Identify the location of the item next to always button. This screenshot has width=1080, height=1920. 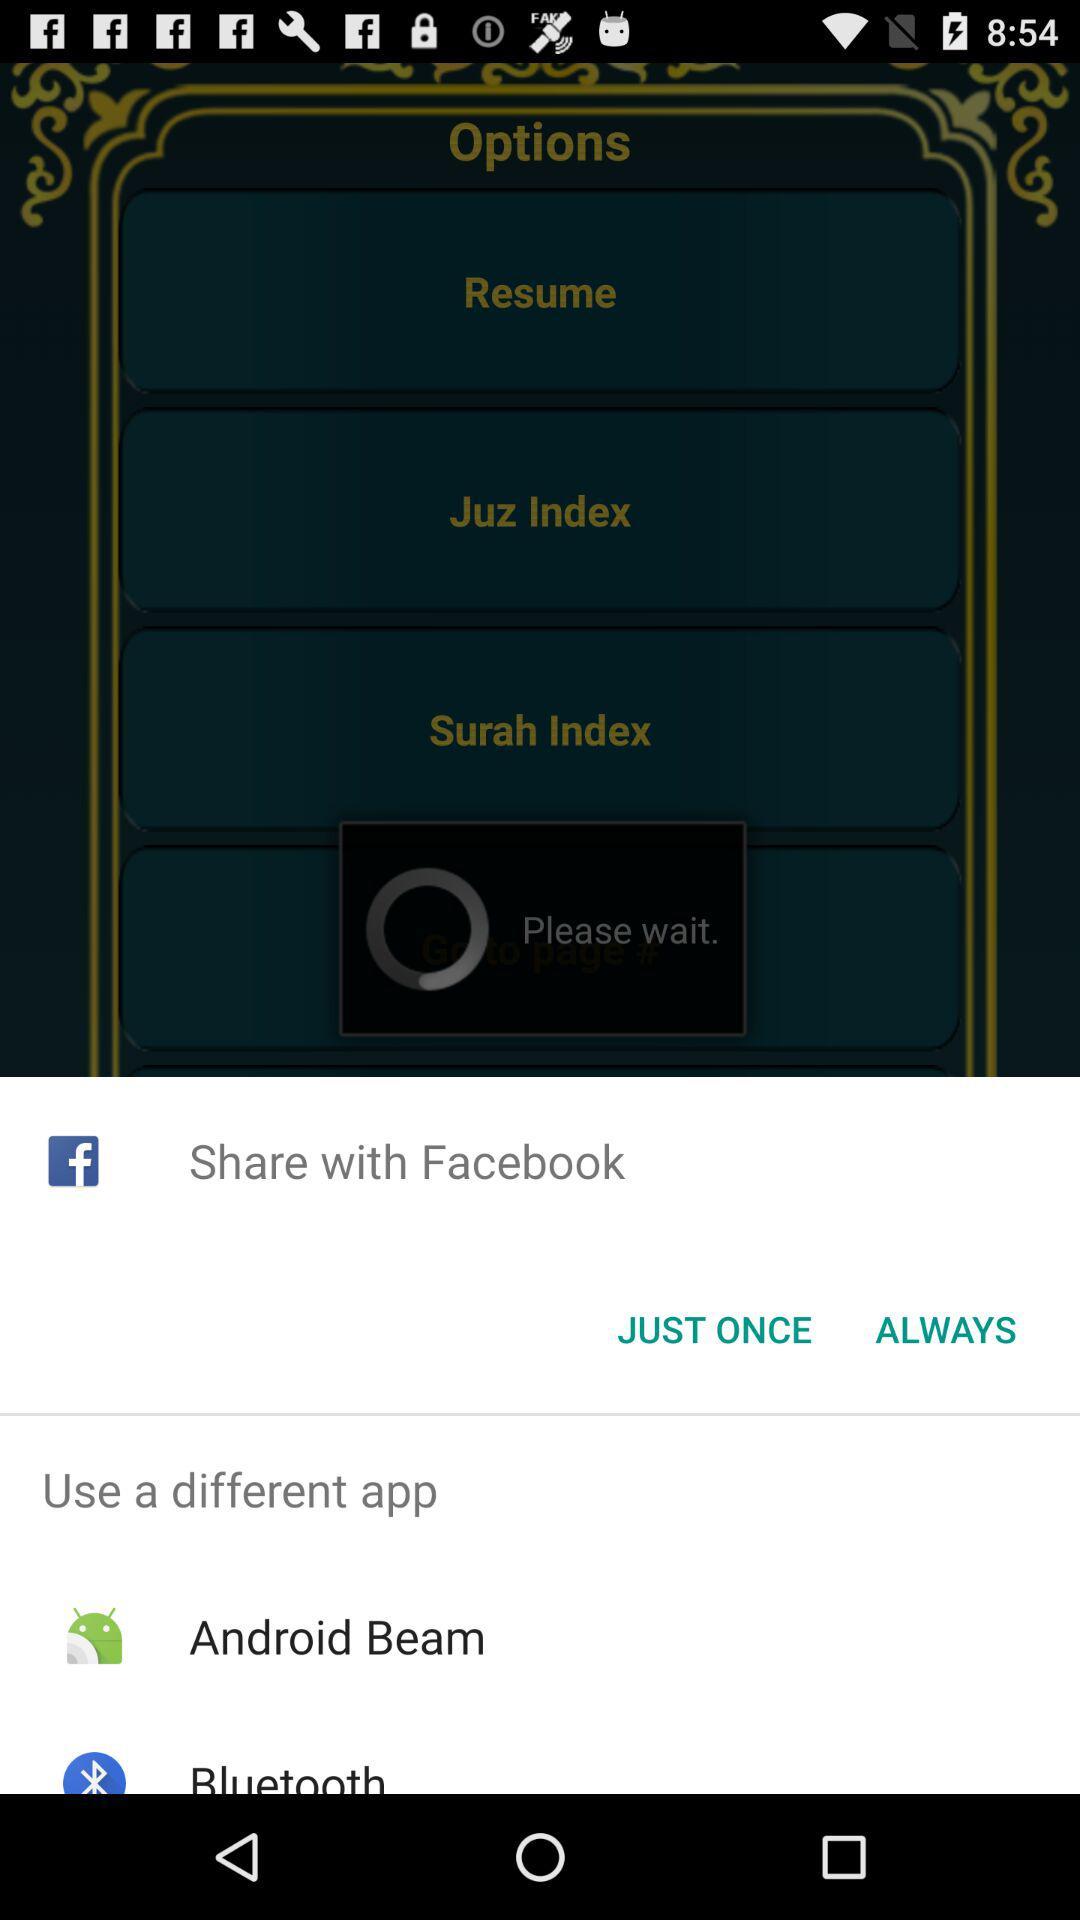
(713, 1329).